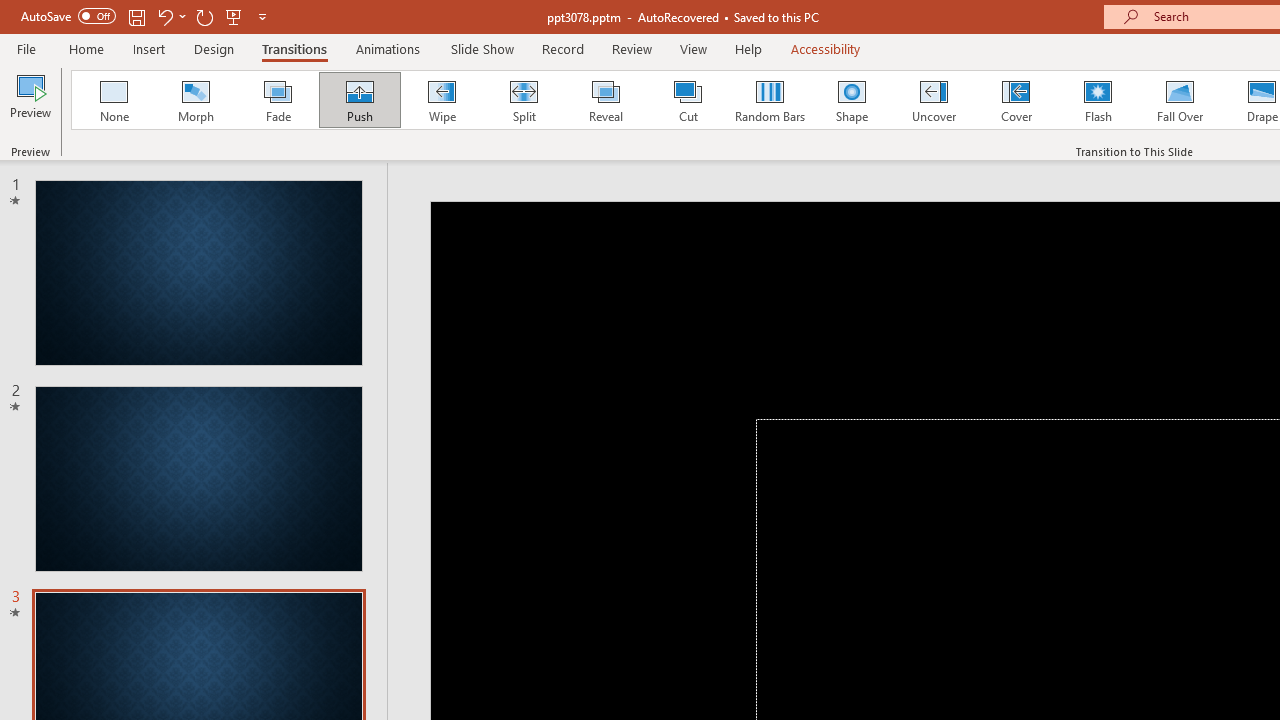 The image size is (1280, 720). Describe the element at coordinates (523, 100) in the screenshot. I see `'Split'` at that location.